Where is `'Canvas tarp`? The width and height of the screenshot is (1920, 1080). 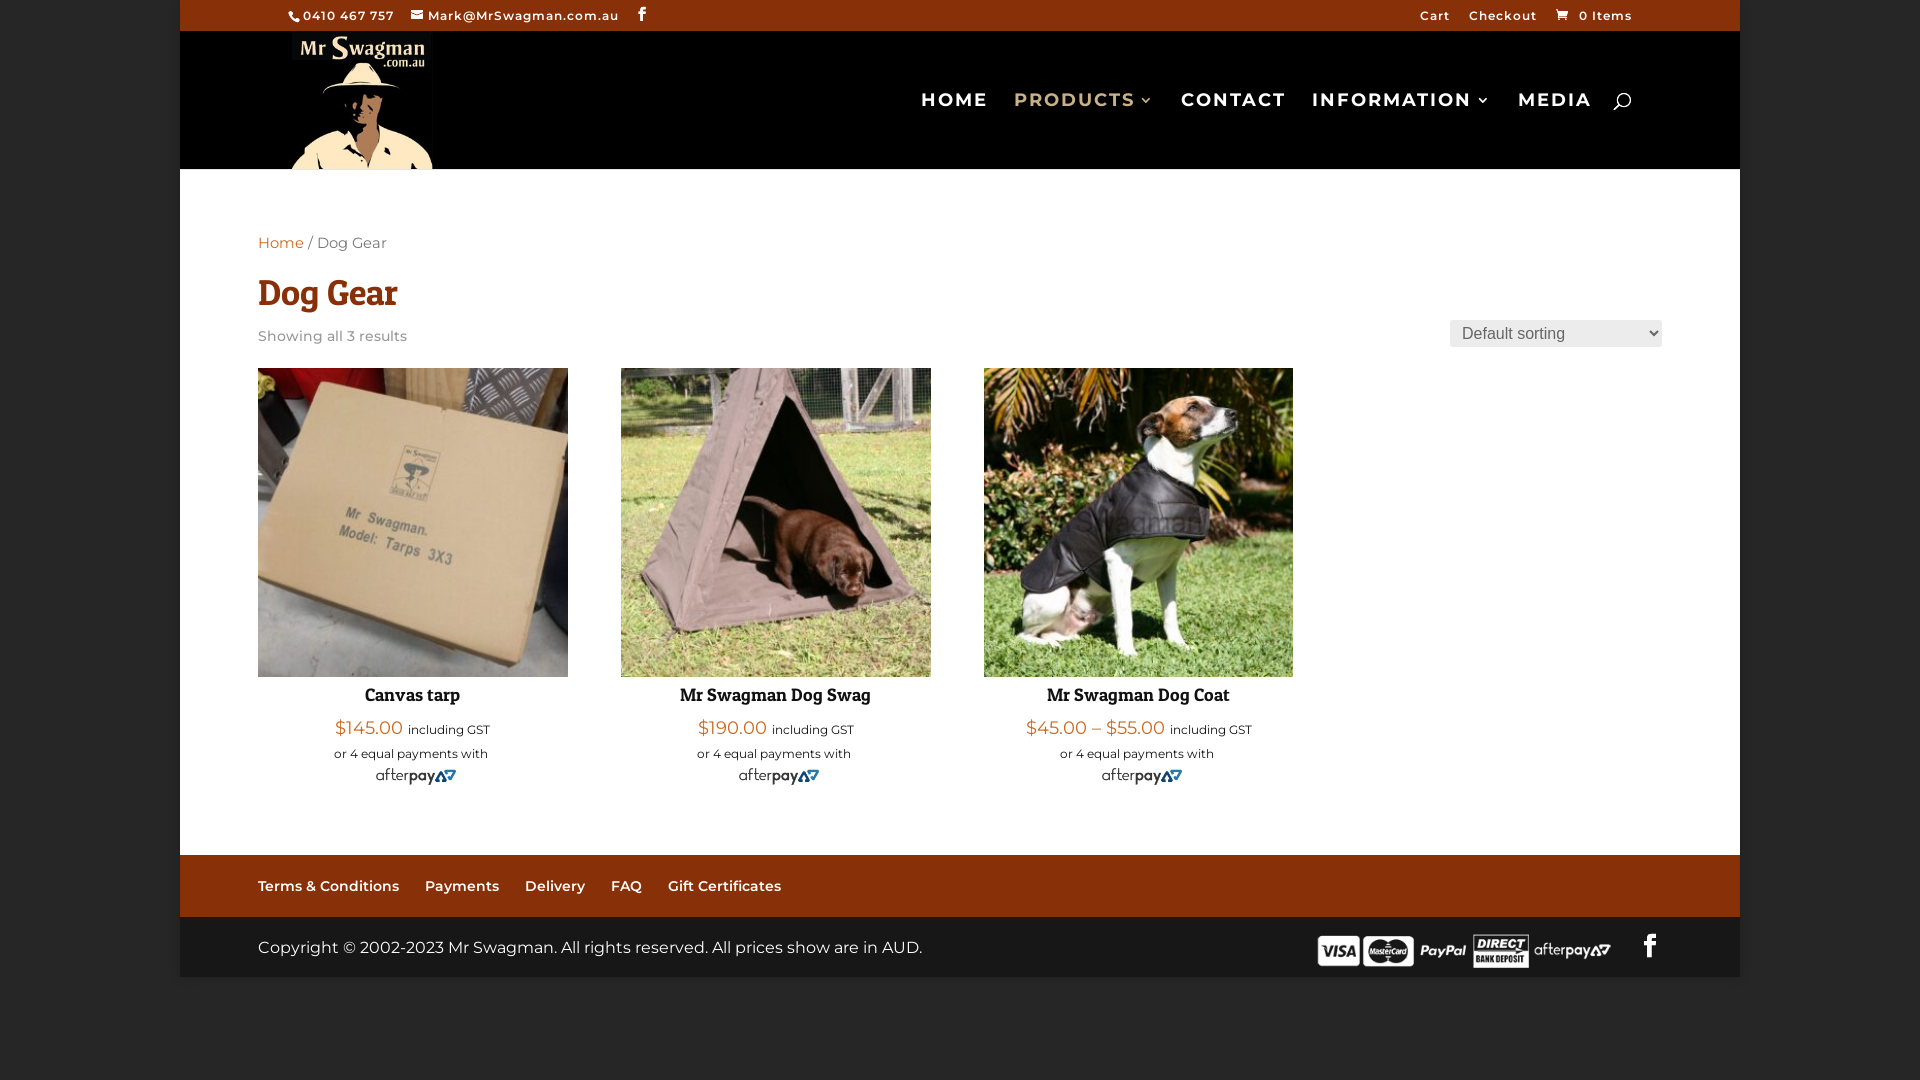 'Canvas tarp is located at coordinates (411, 574).